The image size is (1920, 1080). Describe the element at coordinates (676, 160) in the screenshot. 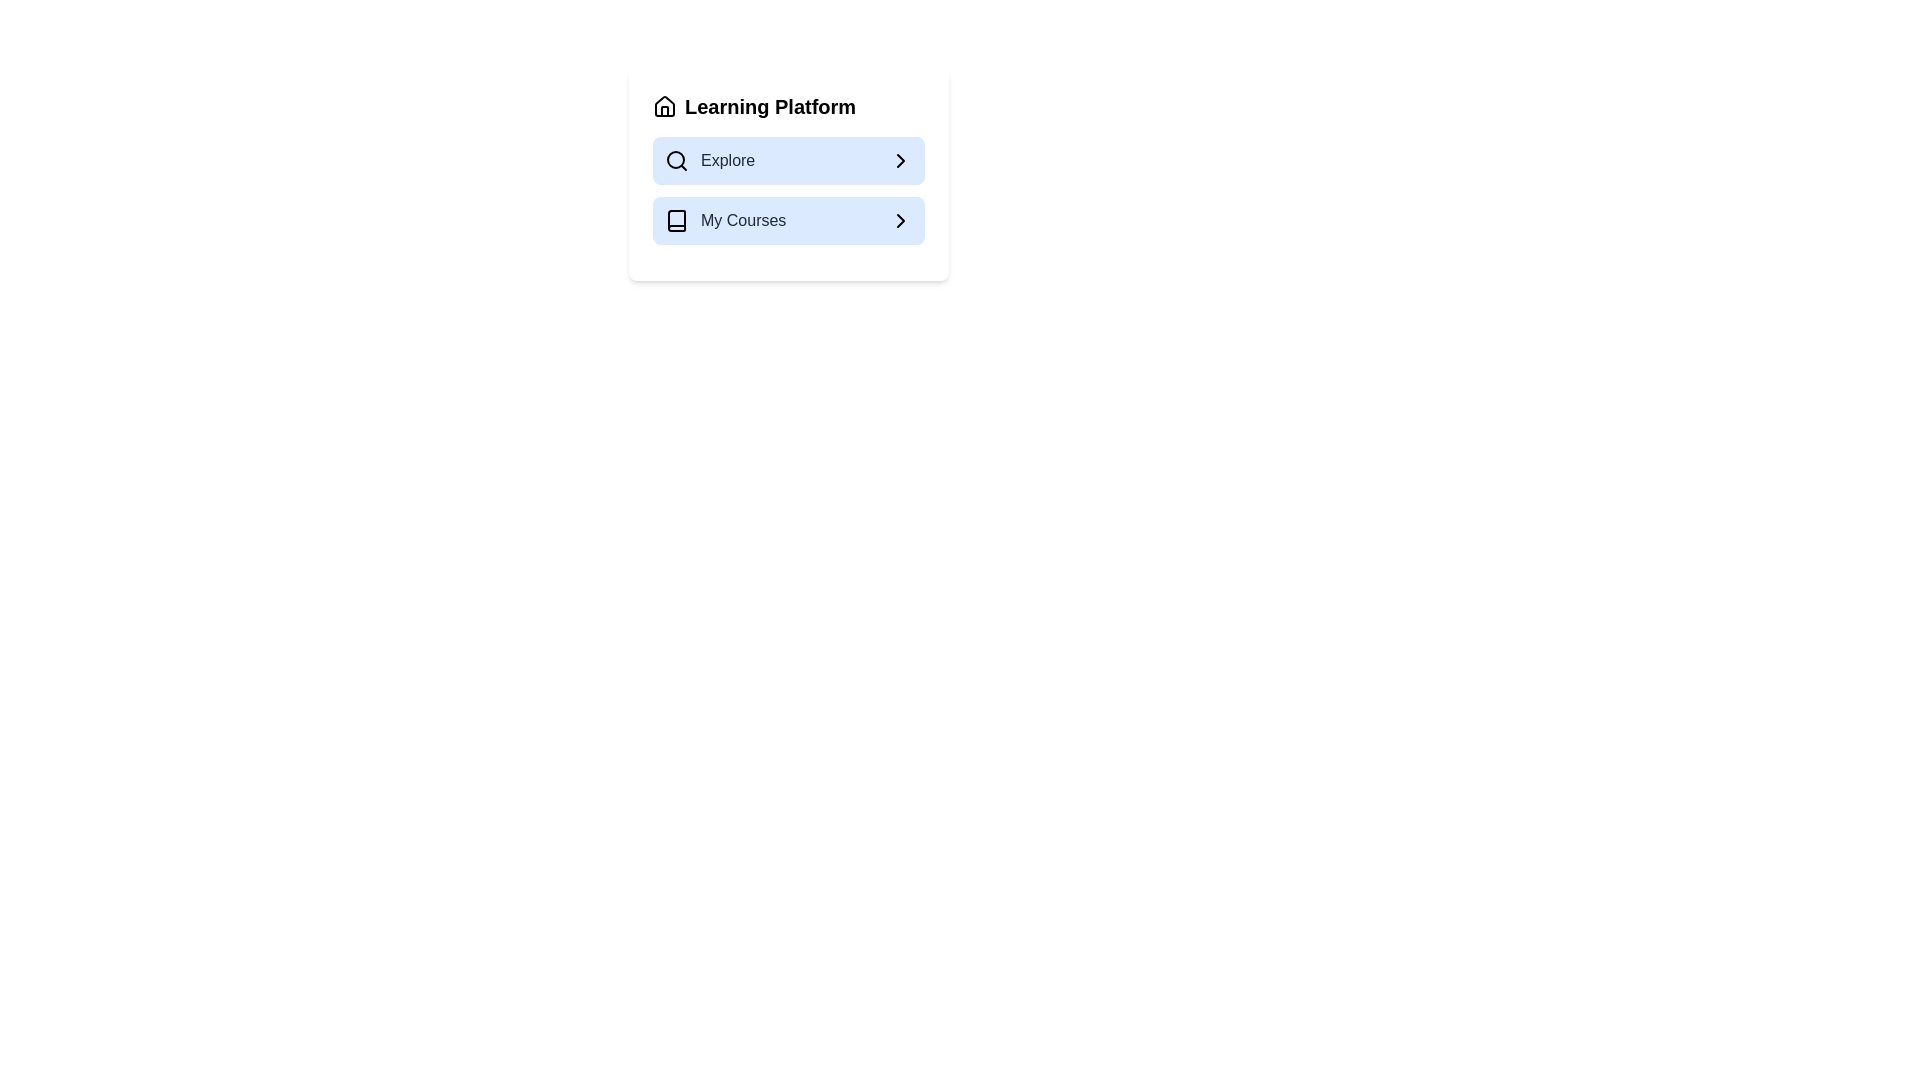

I see `the 'Explore' icon located to the left of the text within the vertically arranged menu` at that location.